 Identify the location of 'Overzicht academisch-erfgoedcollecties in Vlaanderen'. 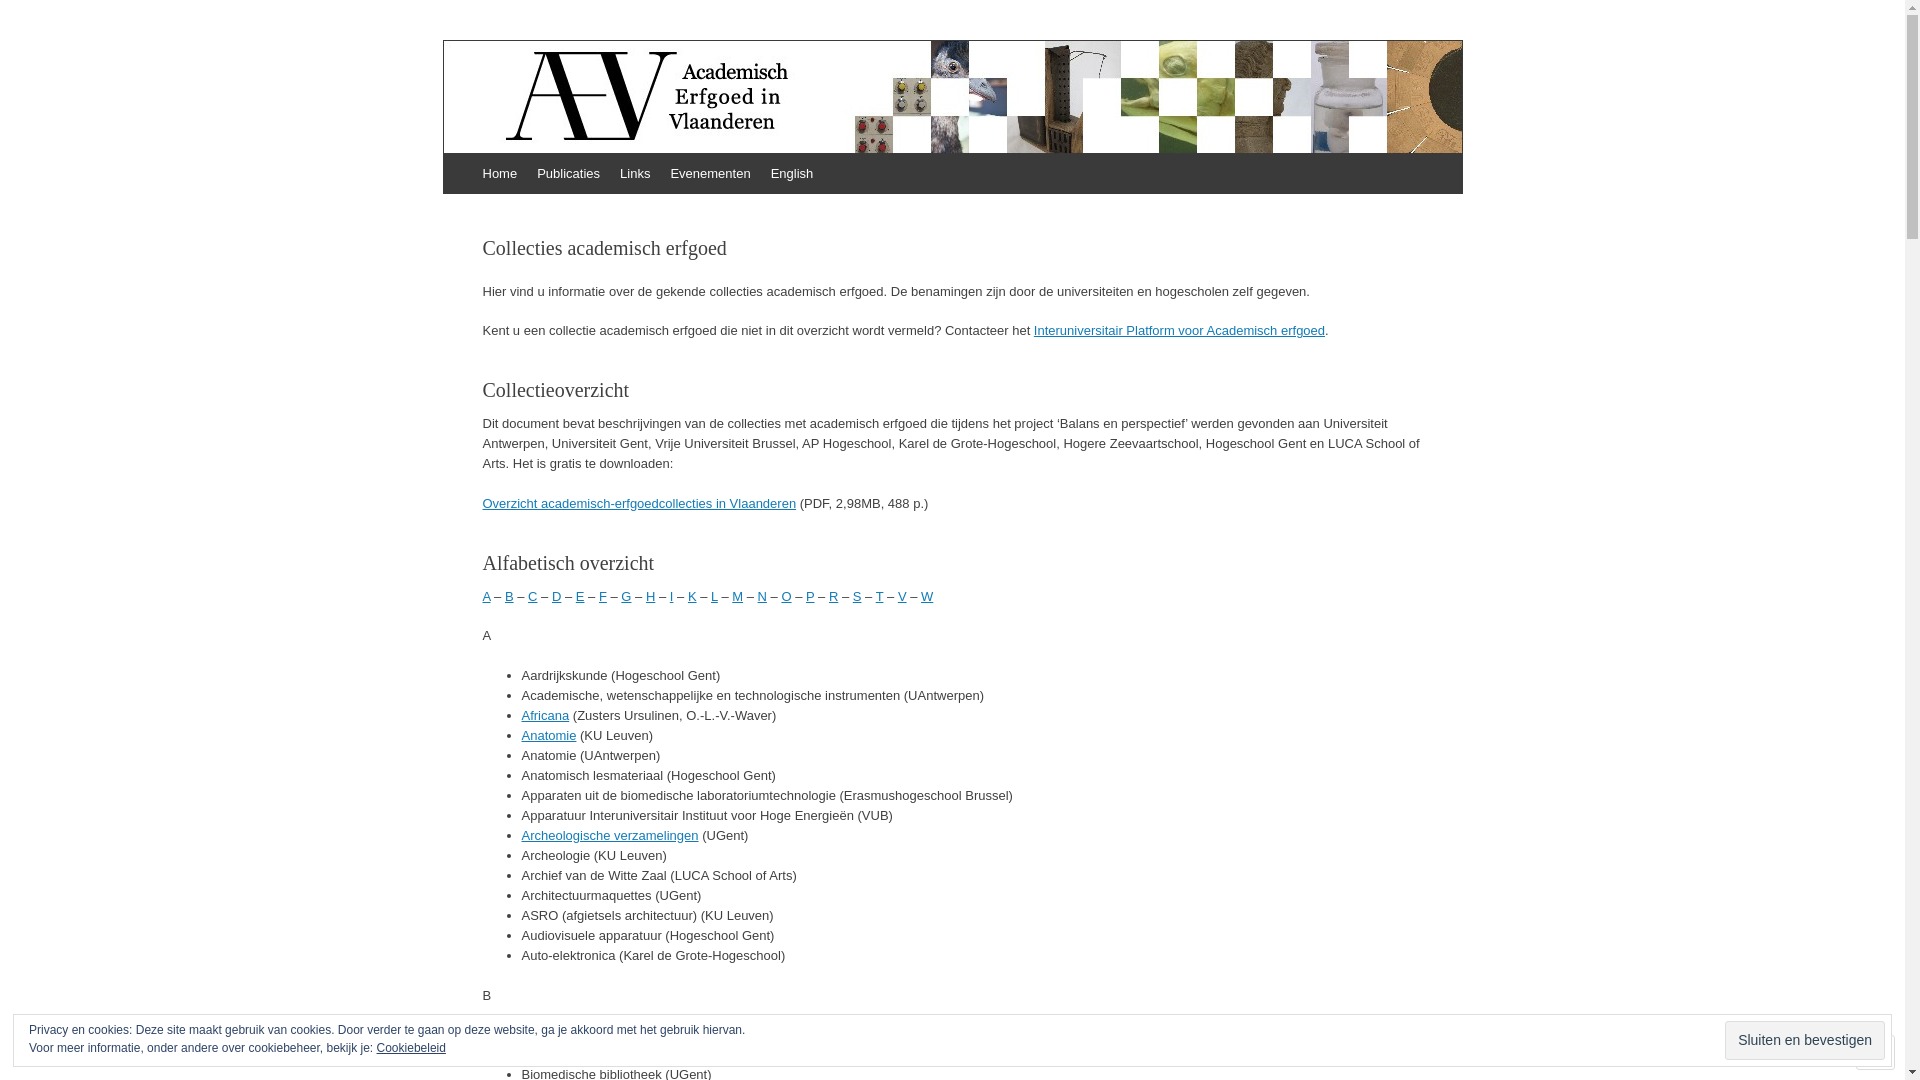
(637, 502).